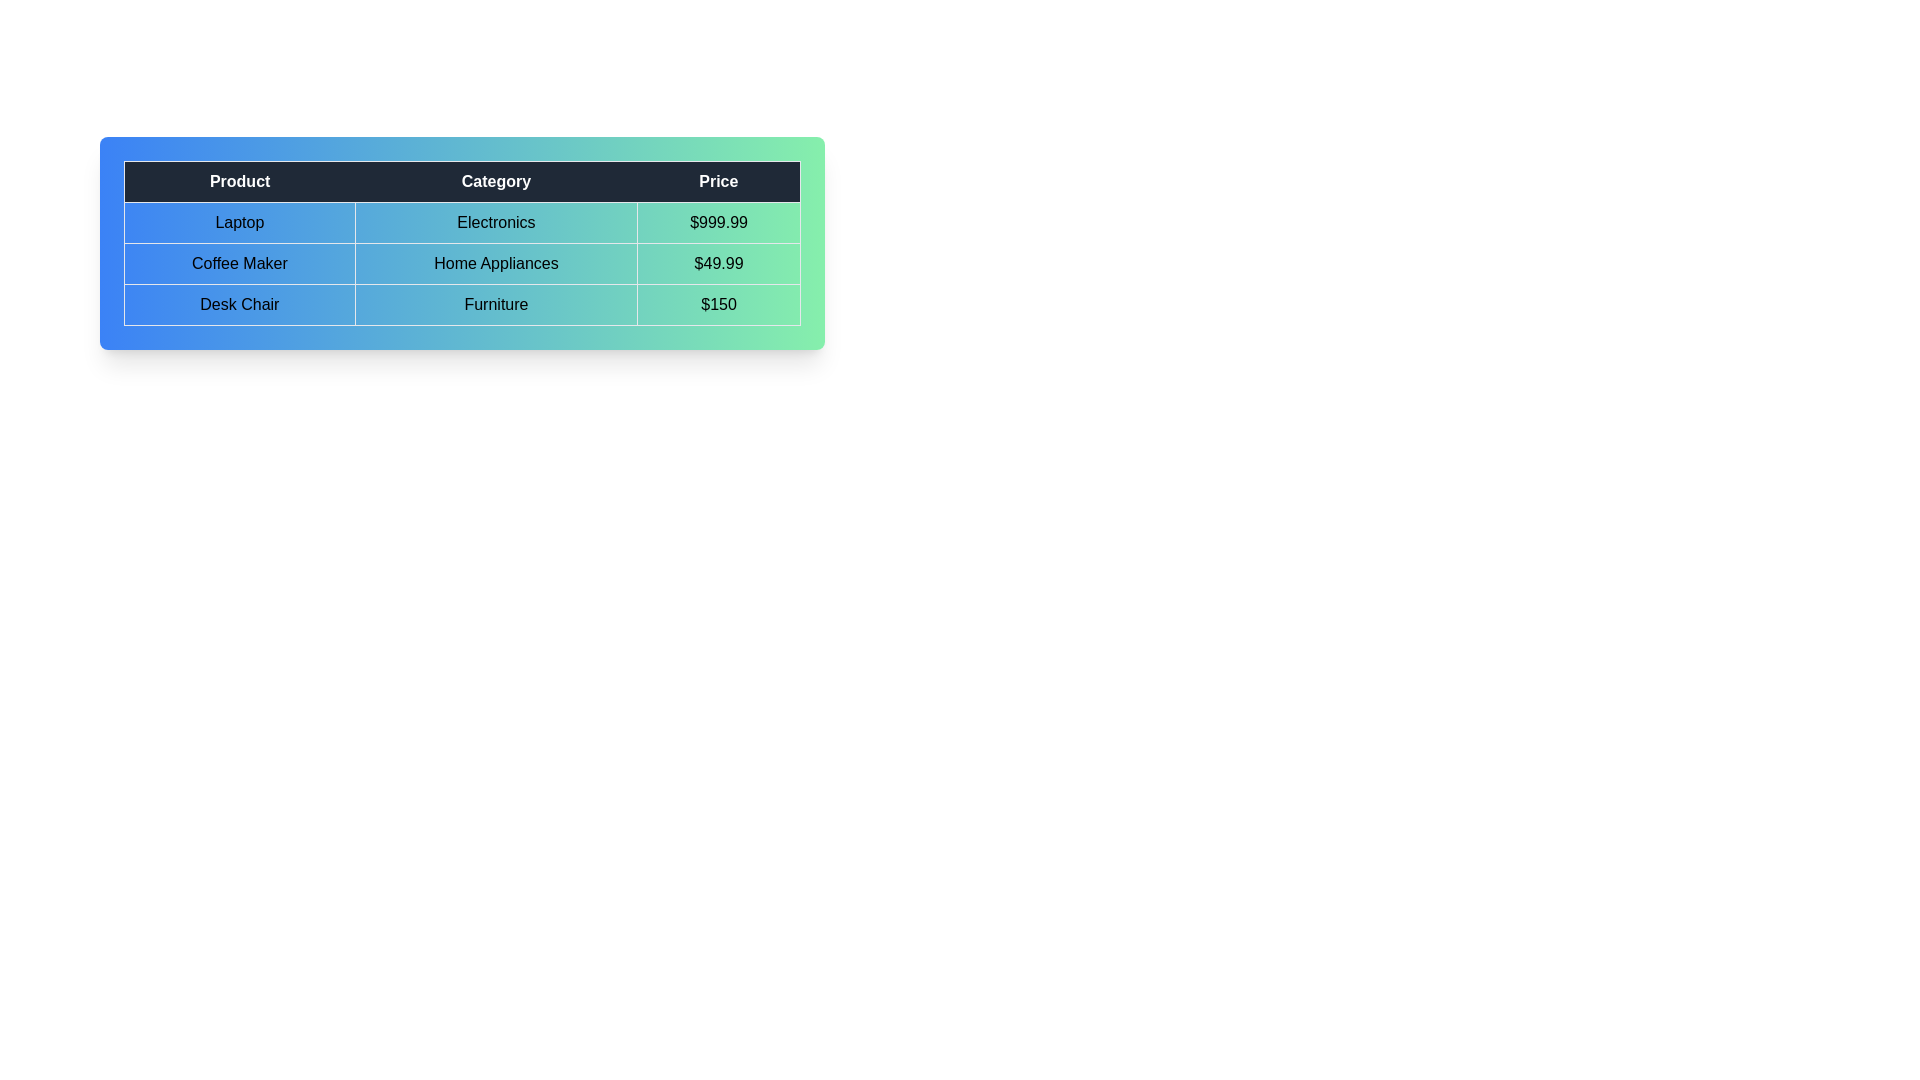 This screenshot has height=1080, width=1920. What do you see at coordinates (461, 262) in the screenshot?
I see `the second row in the table containing 'Coffee Maker', 'Home Appliances', and '$49.99'` at bounding box center [461, 262].